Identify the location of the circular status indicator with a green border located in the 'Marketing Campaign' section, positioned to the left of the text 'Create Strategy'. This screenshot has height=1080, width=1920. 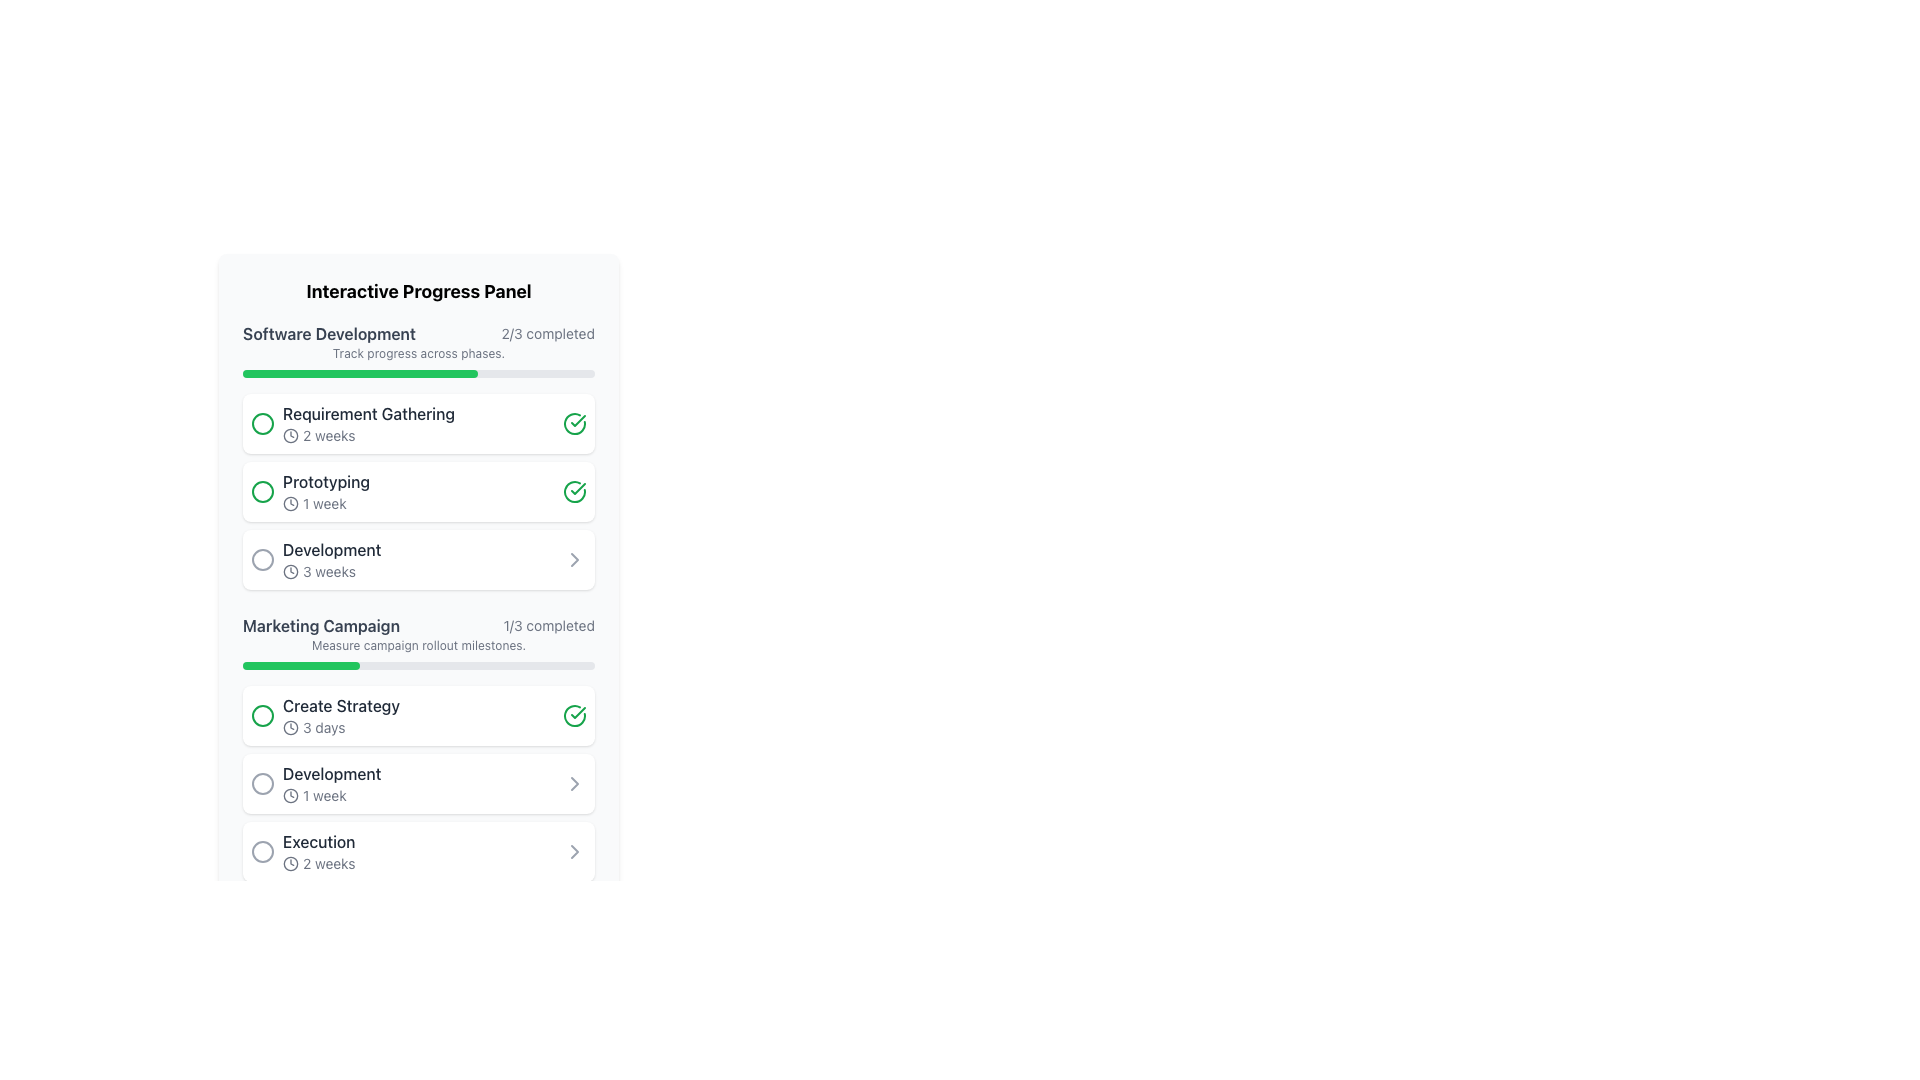
(262, 715).